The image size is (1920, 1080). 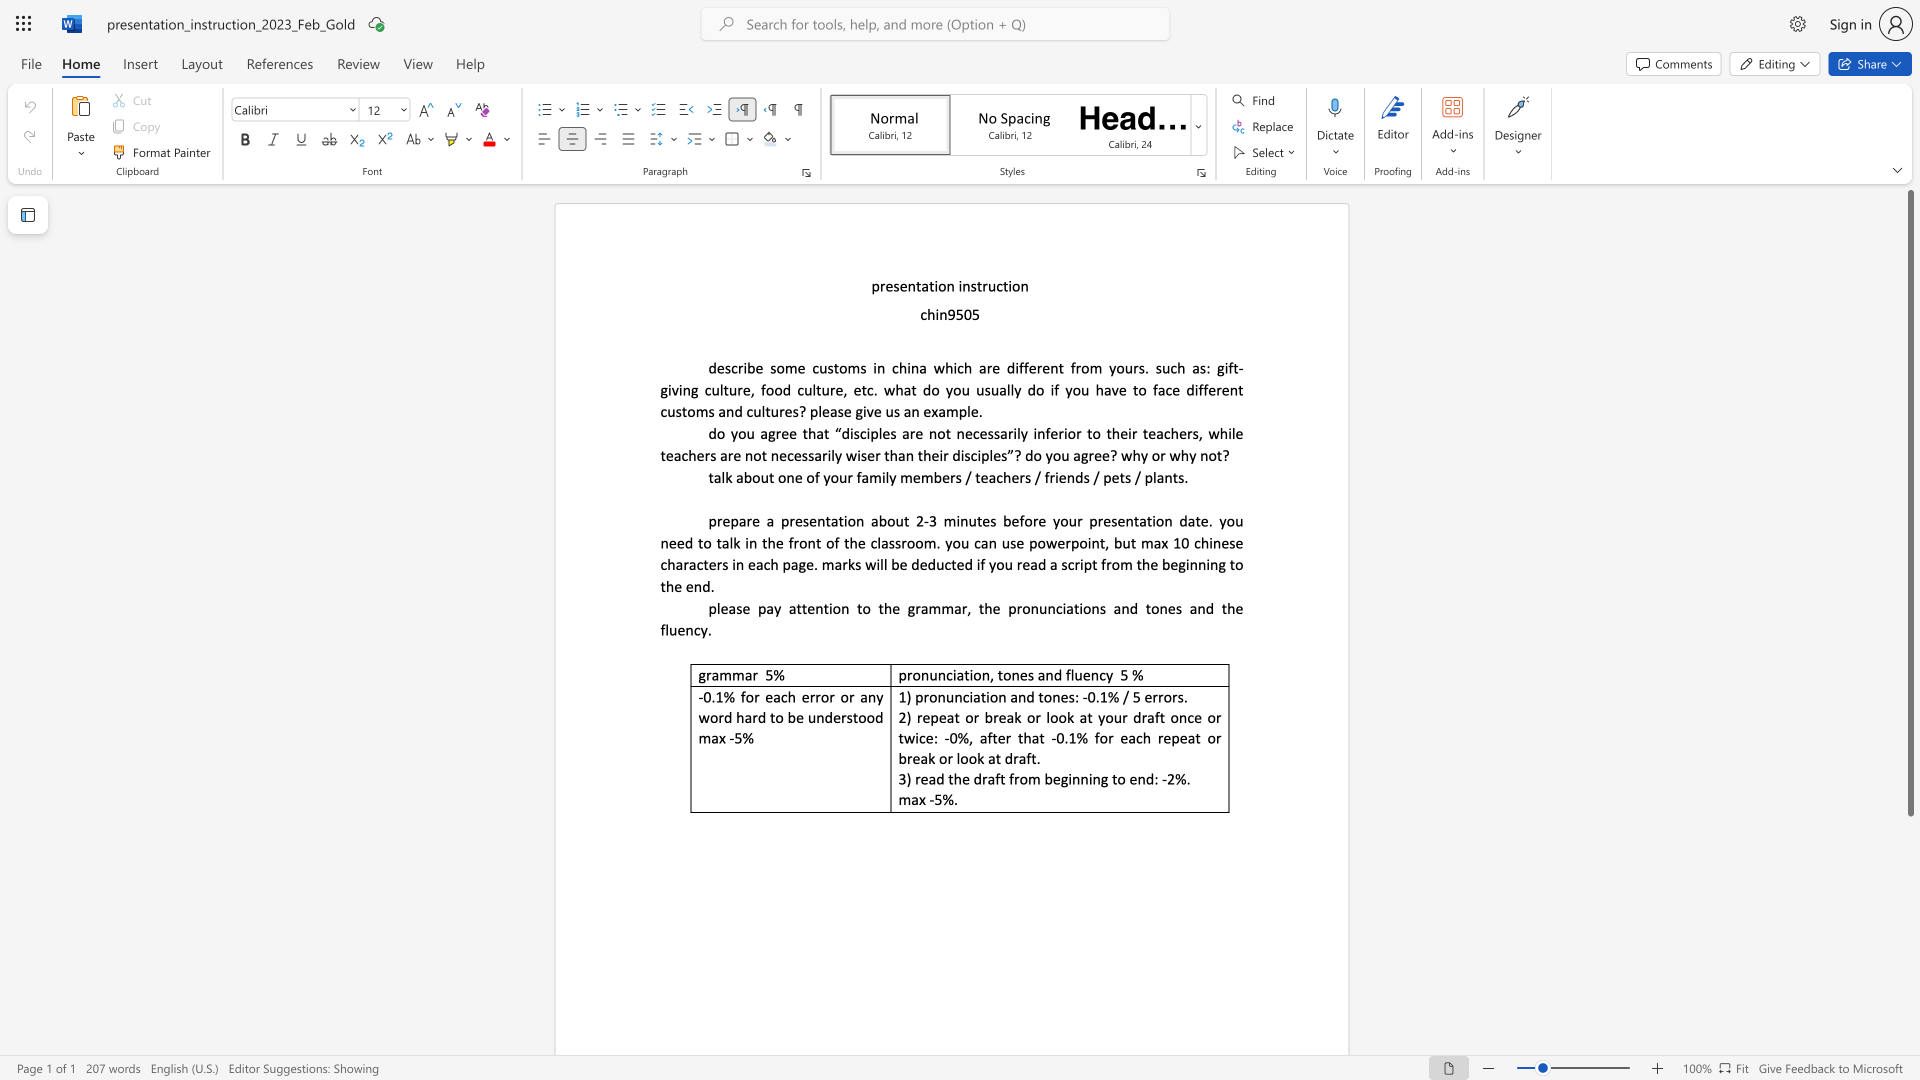 What do you see at coordinates (1909, 1019) in the screenshot?
I see `the scrollbar to move the page downward` at bounding box center [1909, 1019].